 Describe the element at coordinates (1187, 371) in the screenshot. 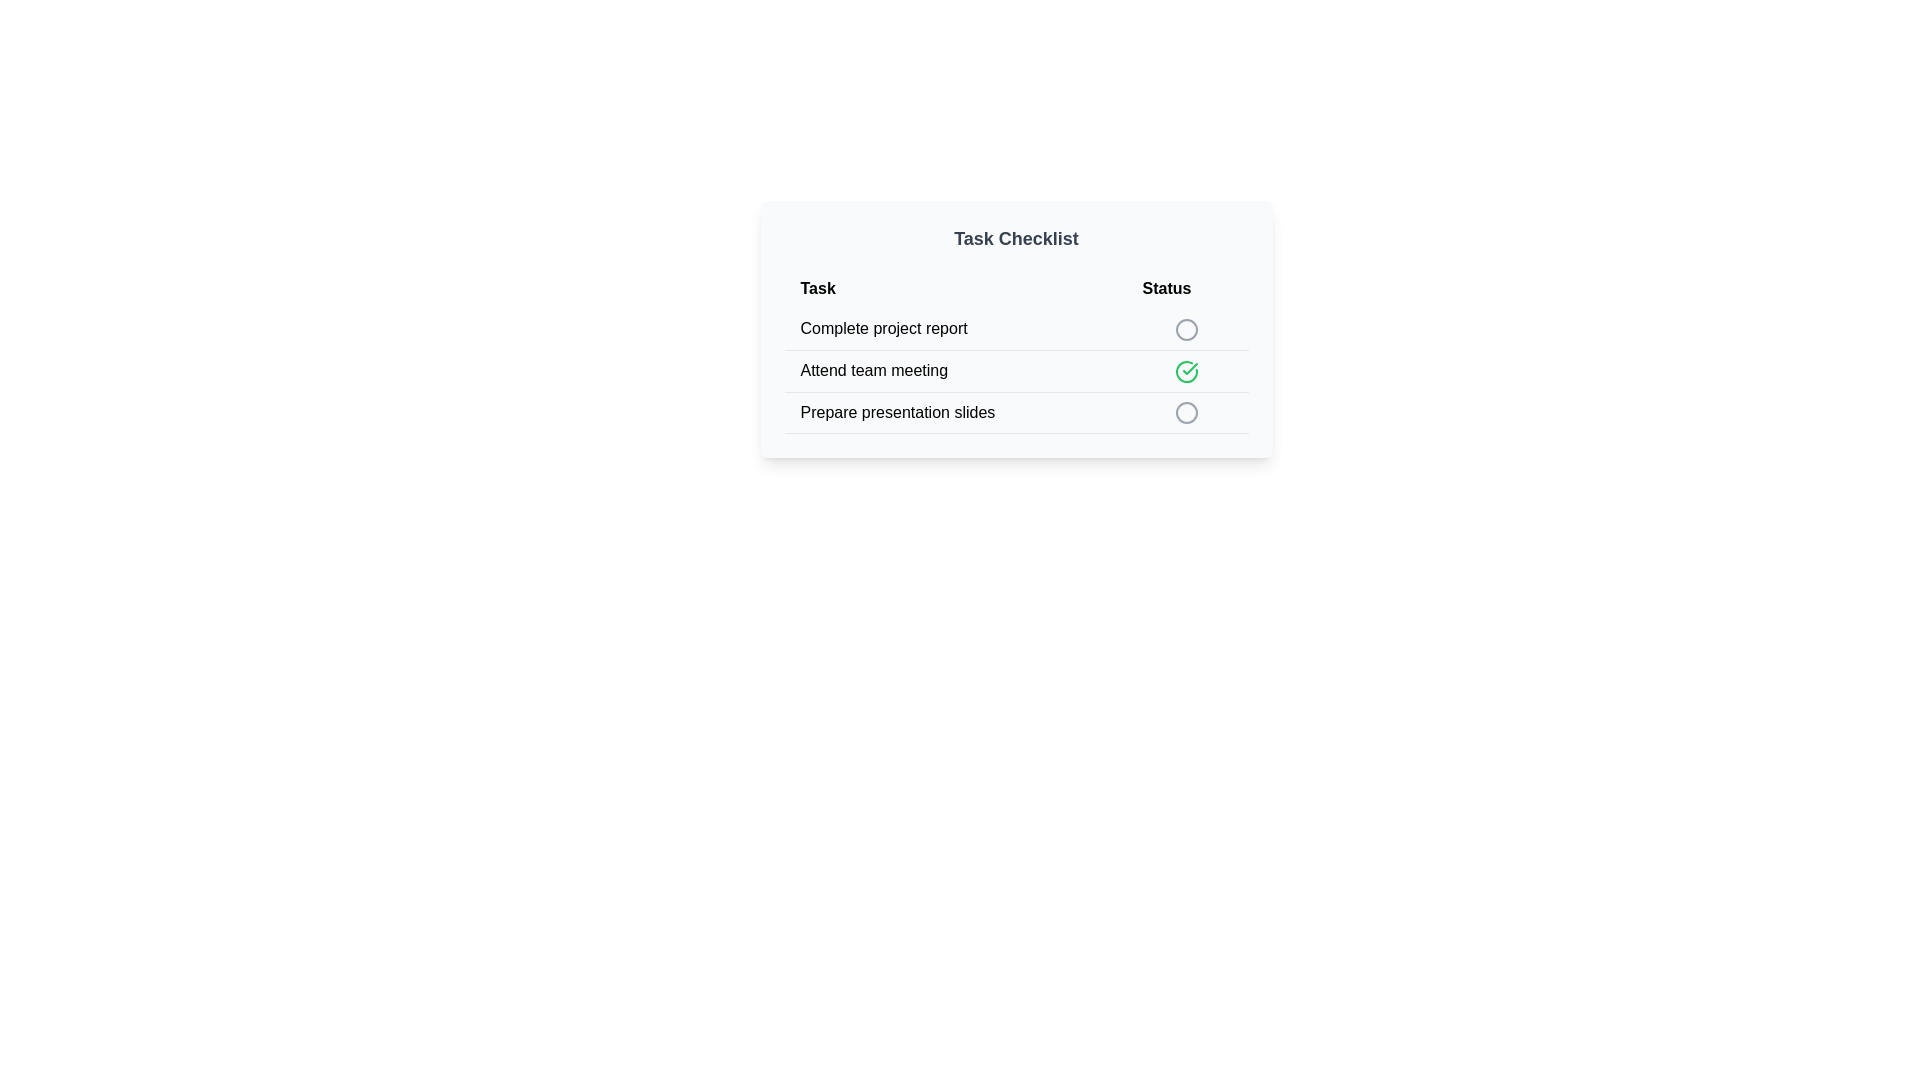

I see `the green-bordered circular completion indicator with a checkmark symbol in the 'Status' column, aligned with the 'Attend team meeting' task` at that location.